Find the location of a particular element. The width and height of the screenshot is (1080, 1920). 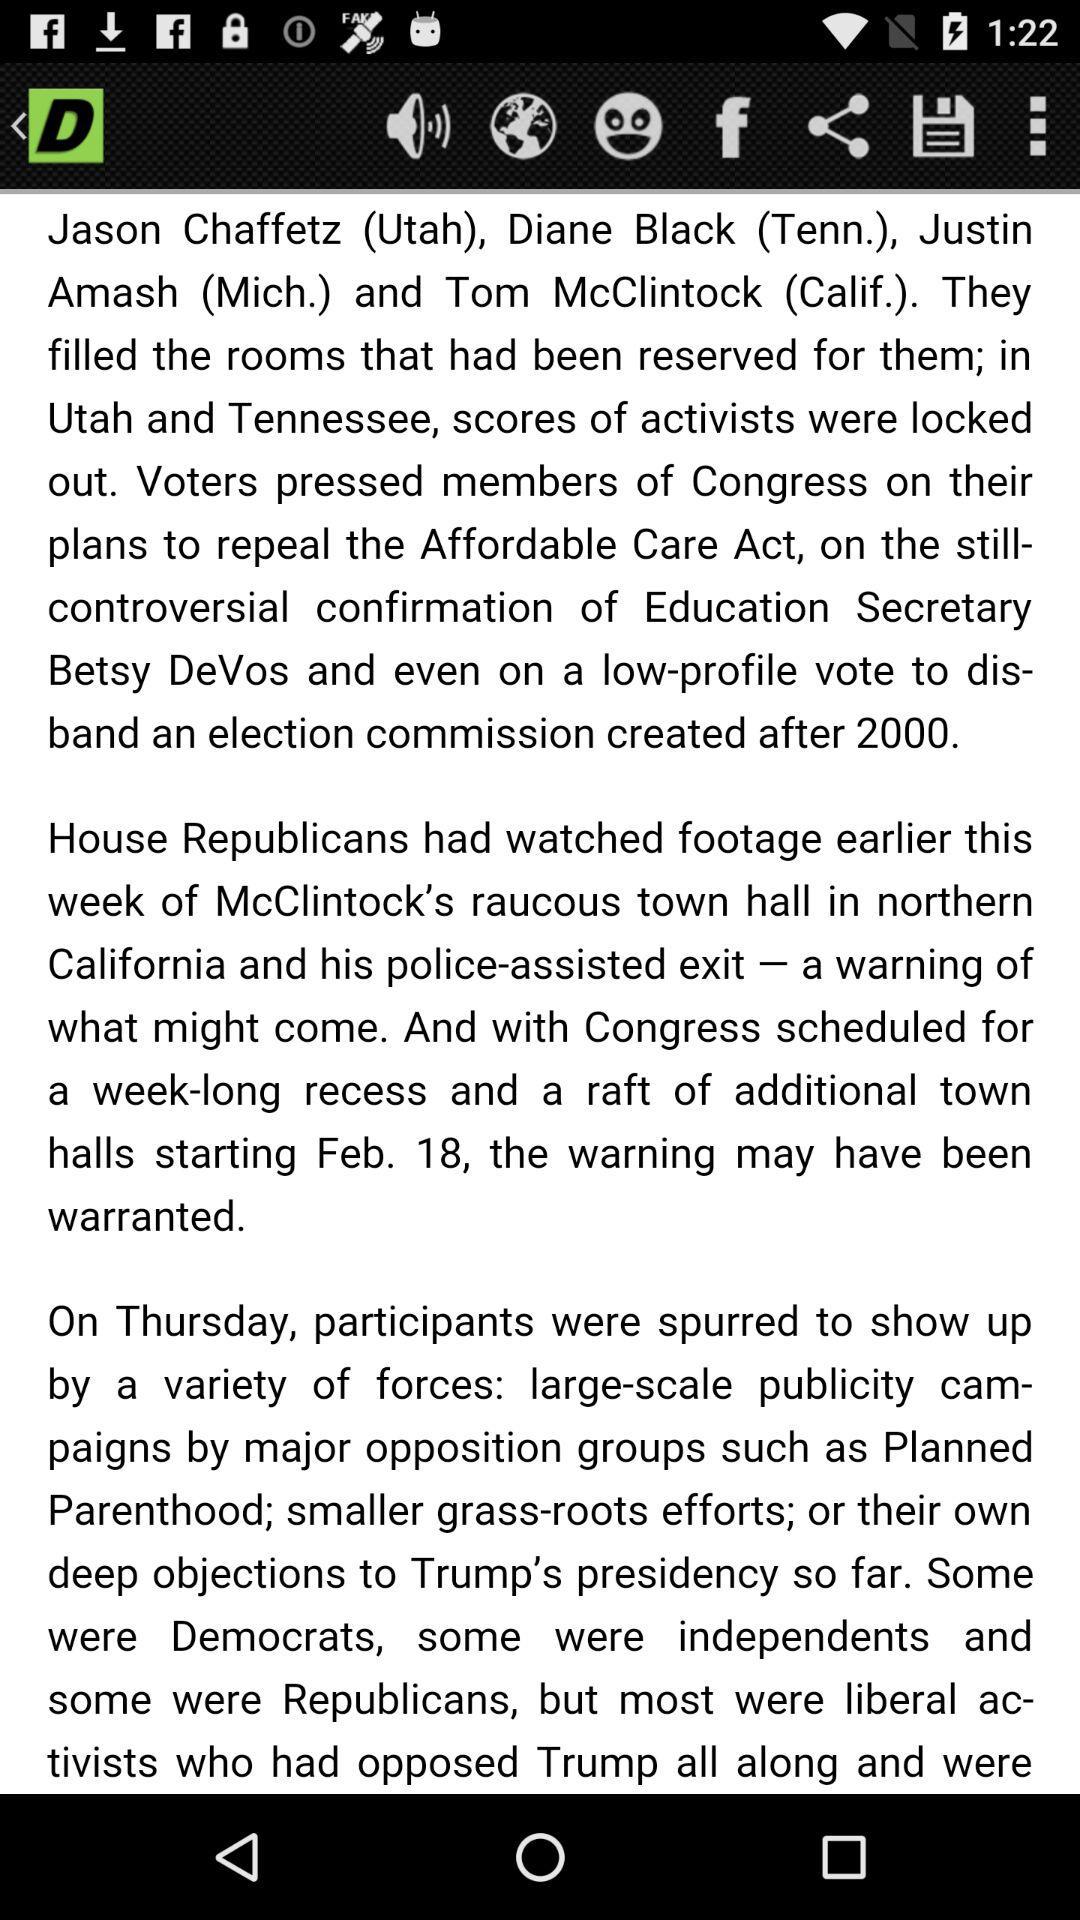

the facebook icon is located at coordinates (733, 133).